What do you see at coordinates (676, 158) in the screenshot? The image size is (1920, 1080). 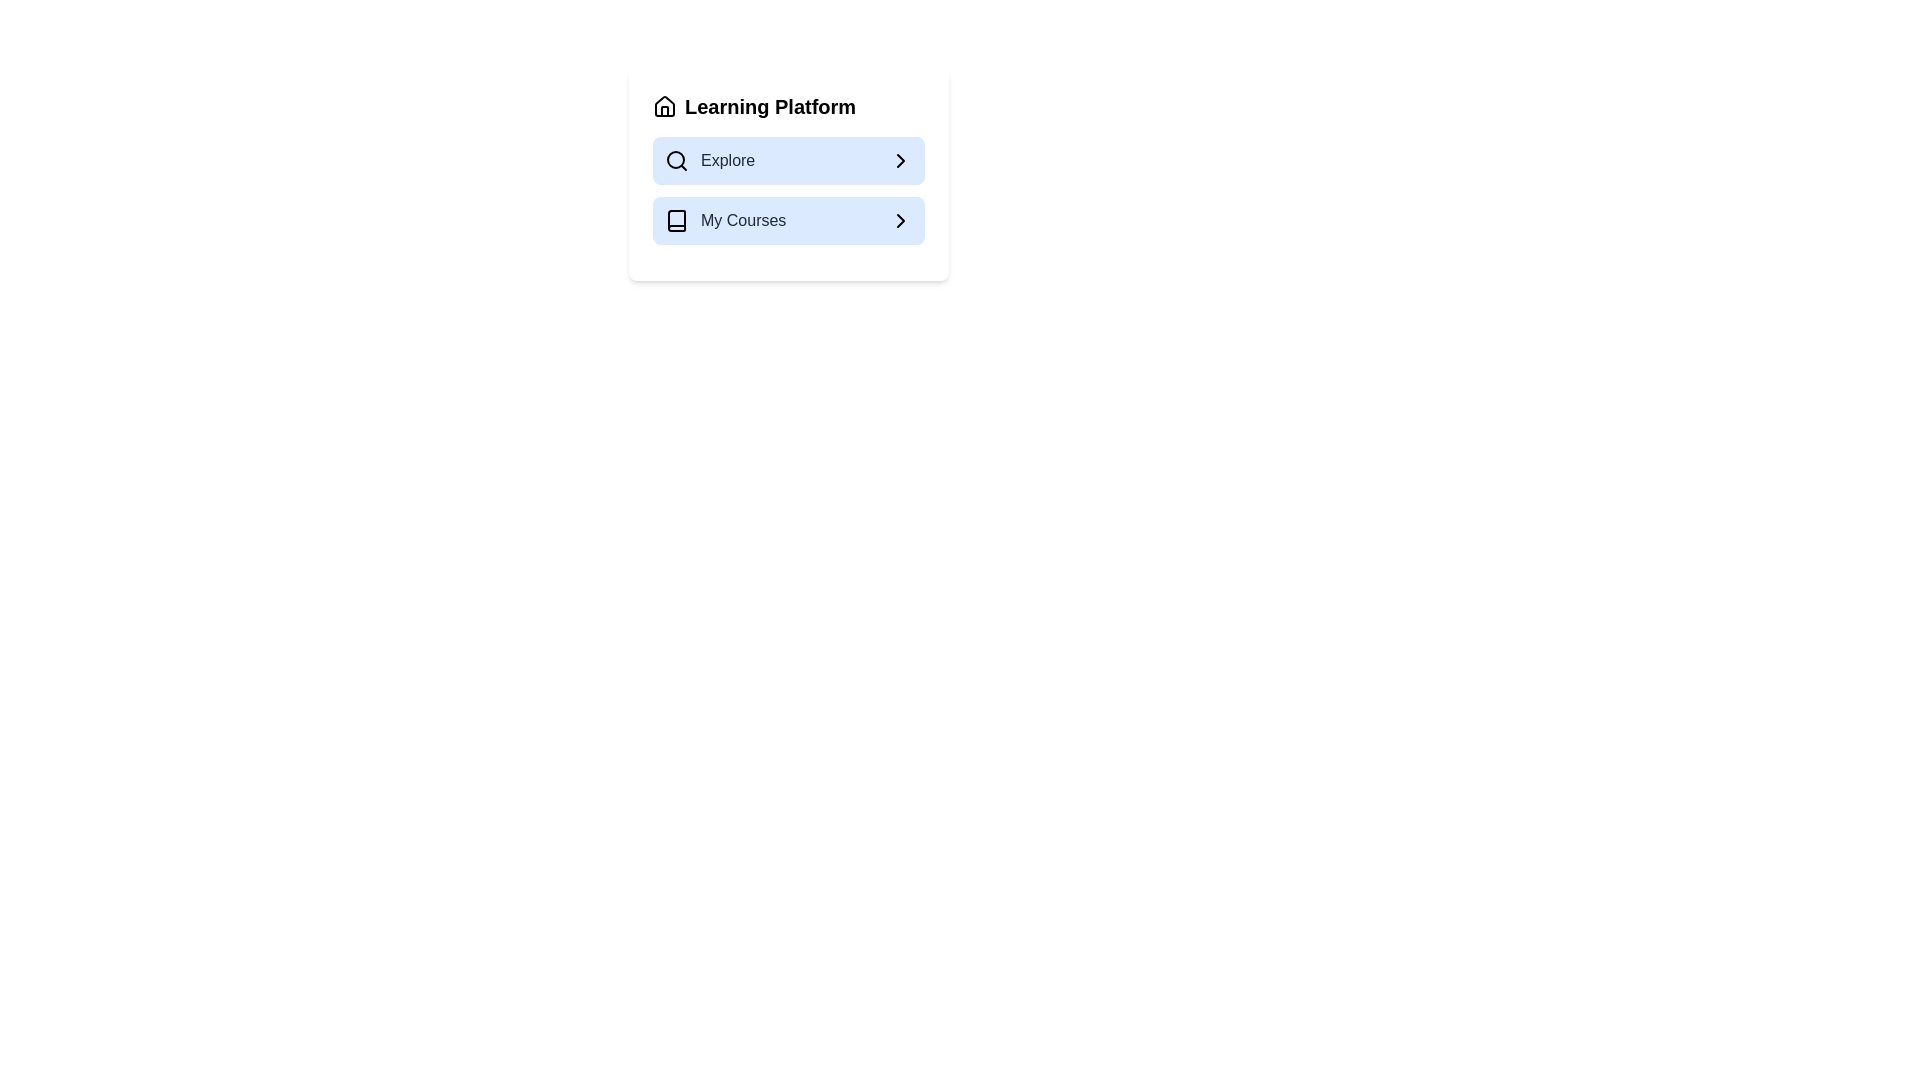 I see `the circular SVG element representing the lens of the magnifying glass icon located beside the 'Explore' label to inspect its structure` at bounding box center [676, 158].